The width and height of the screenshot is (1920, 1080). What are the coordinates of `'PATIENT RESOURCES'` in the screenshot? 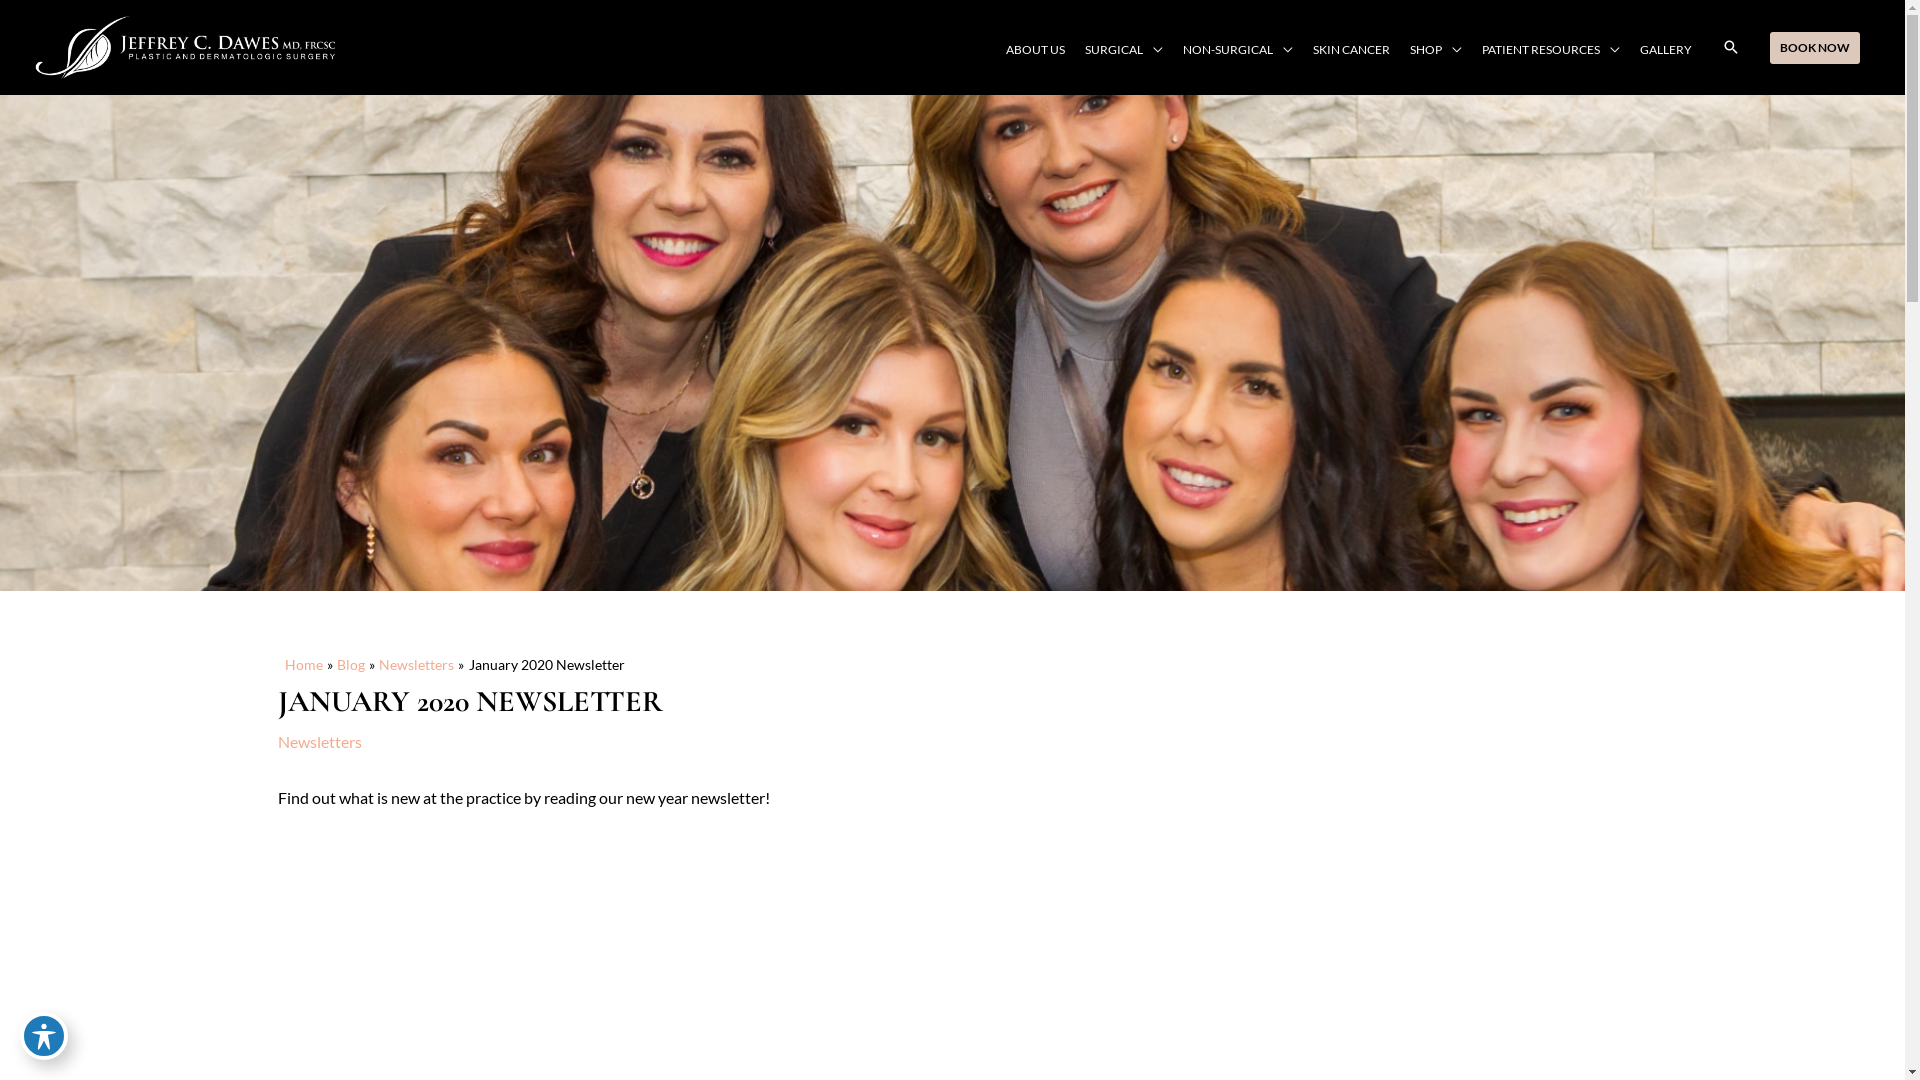 It's located at (1549, 49).